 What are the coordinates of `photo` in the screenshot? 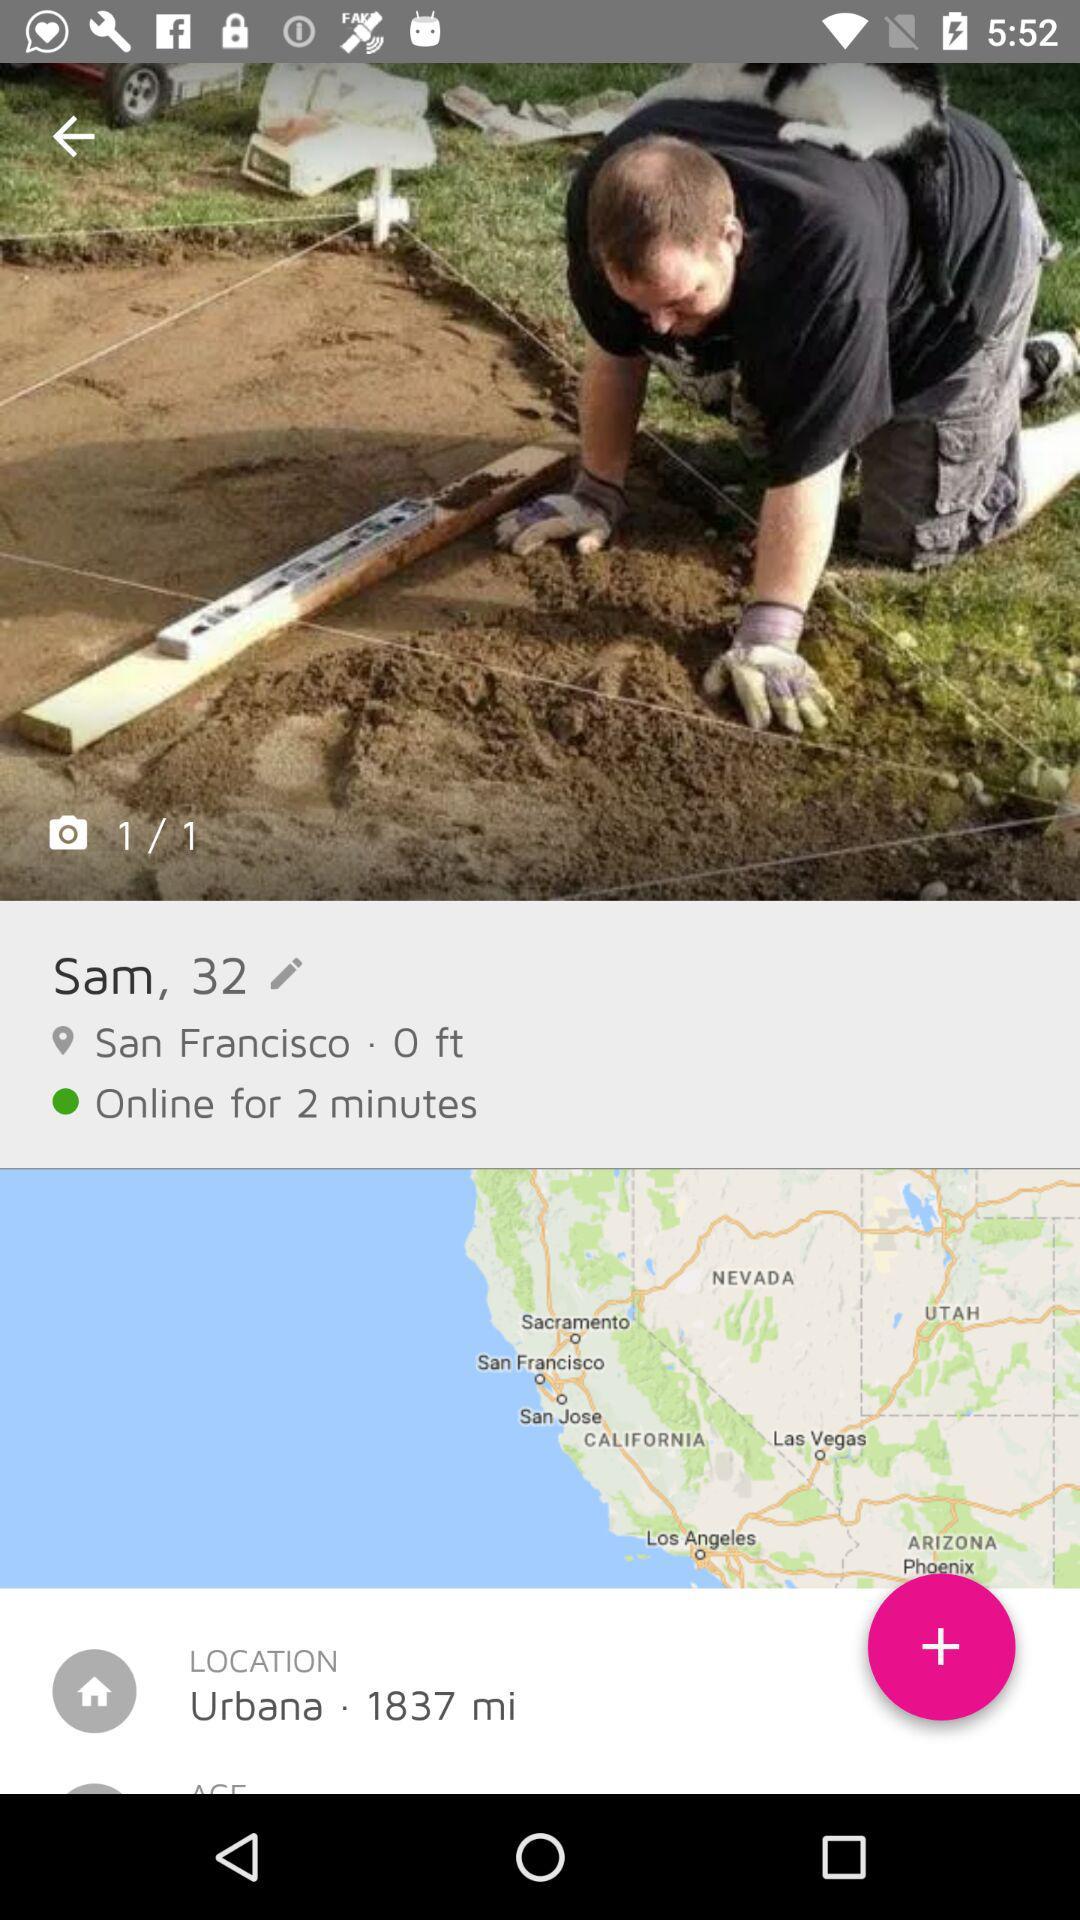 It's located at (540, 481).